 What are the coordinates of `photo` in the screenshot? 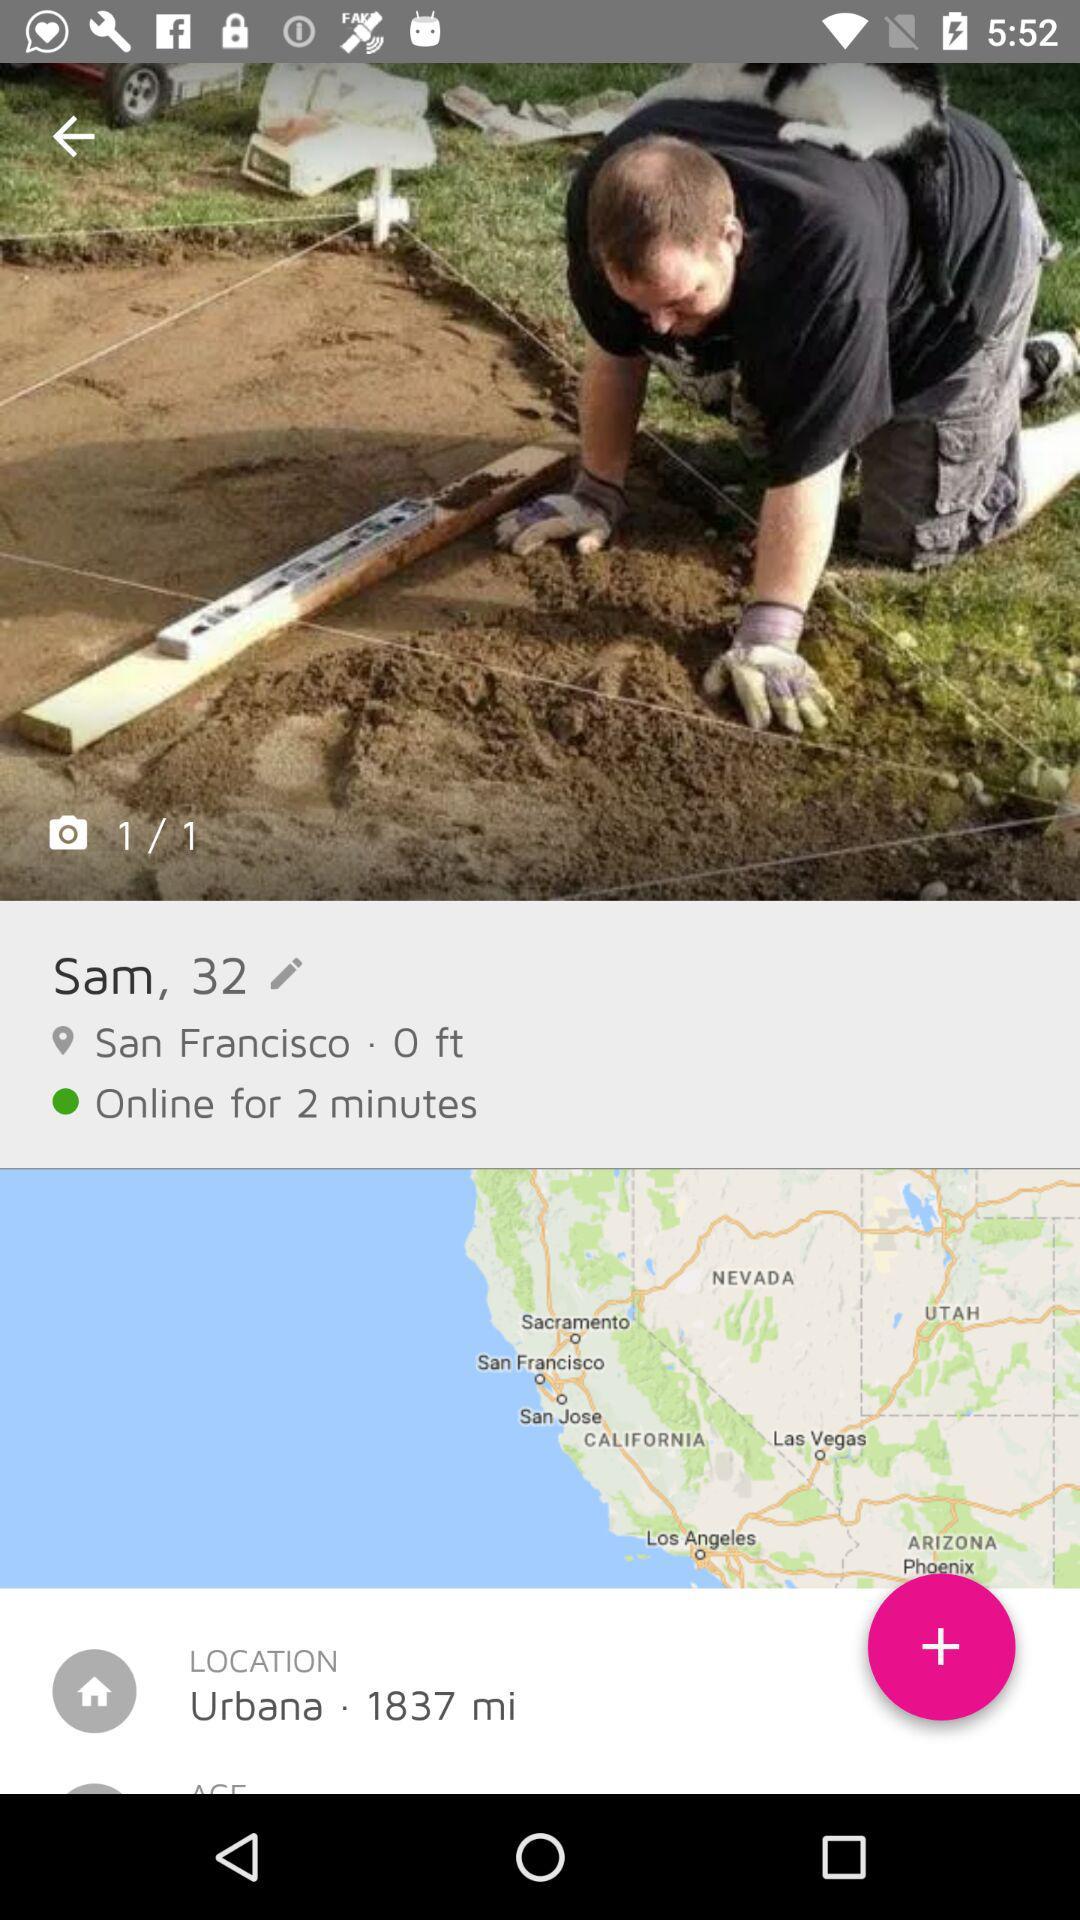 It's located at (540, 481).